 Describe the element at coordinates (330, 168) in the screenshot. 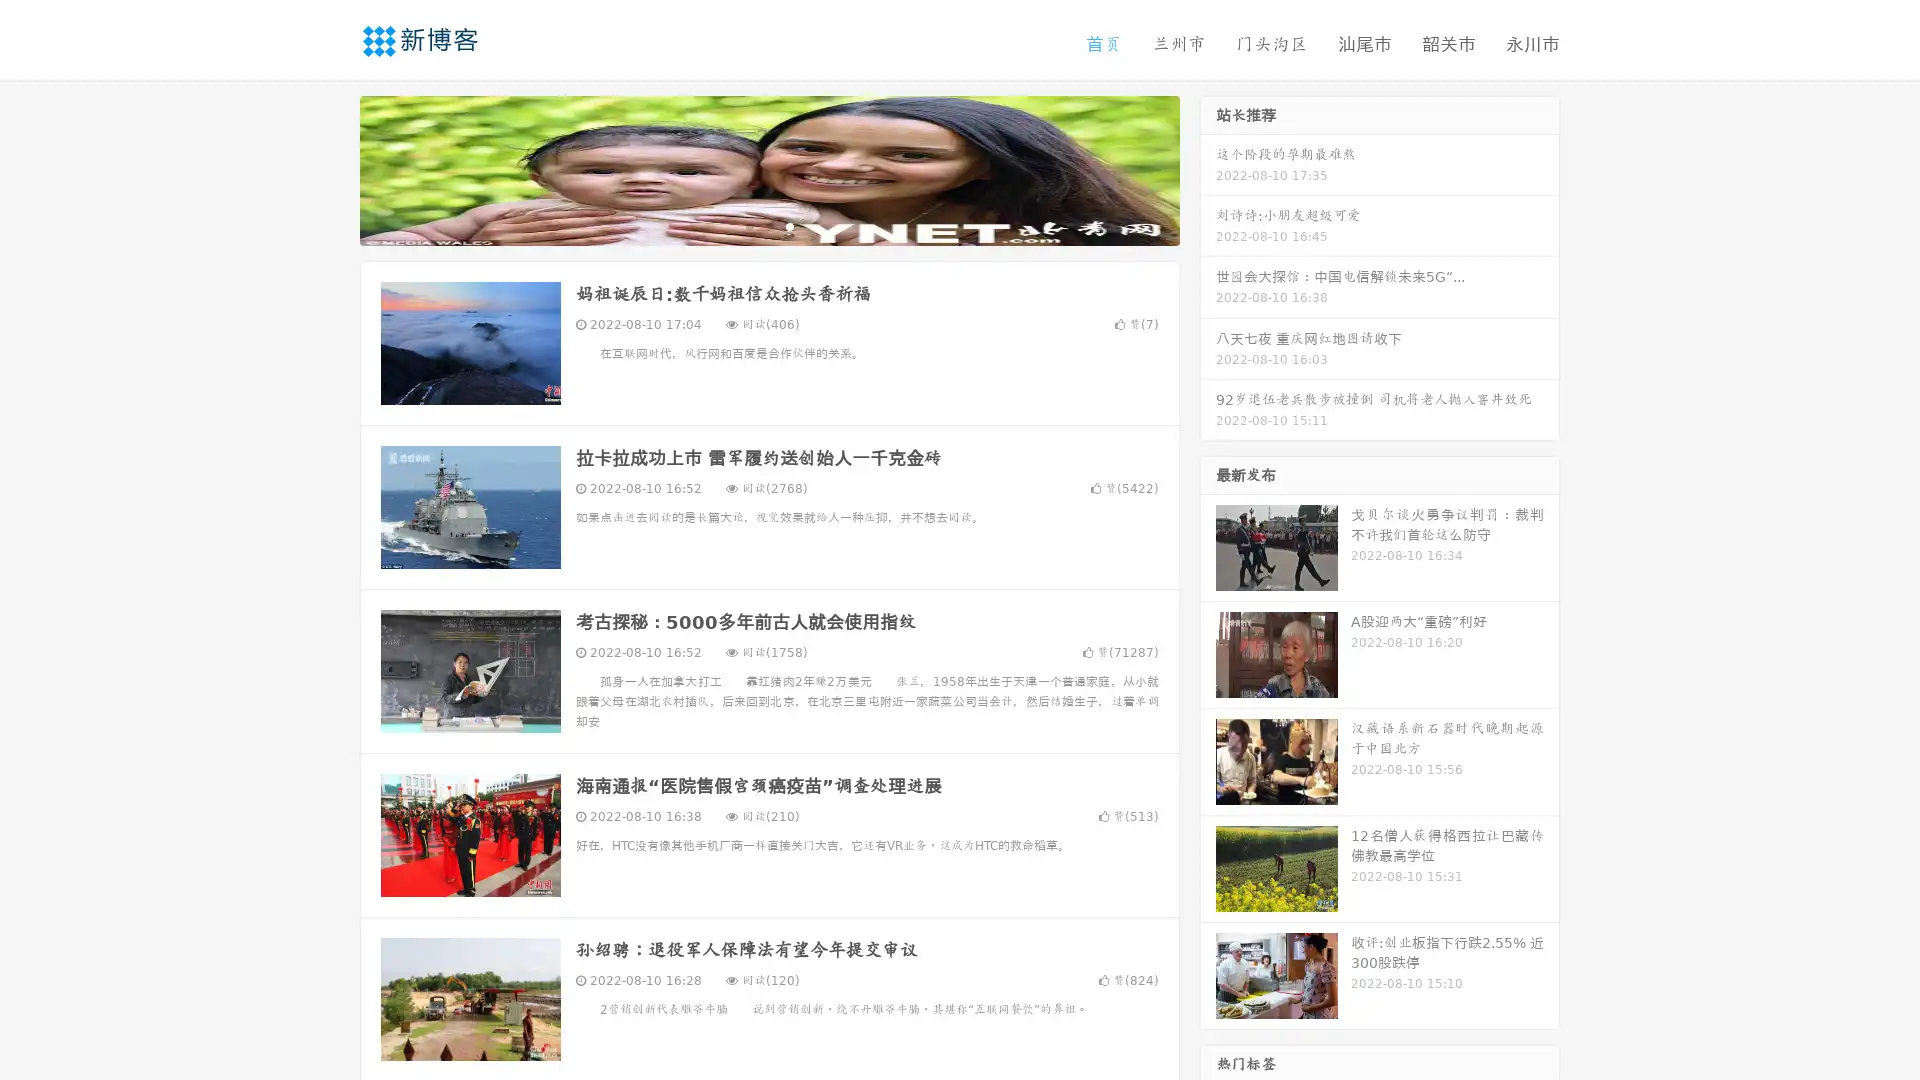

I see `Previous slide` at that location.